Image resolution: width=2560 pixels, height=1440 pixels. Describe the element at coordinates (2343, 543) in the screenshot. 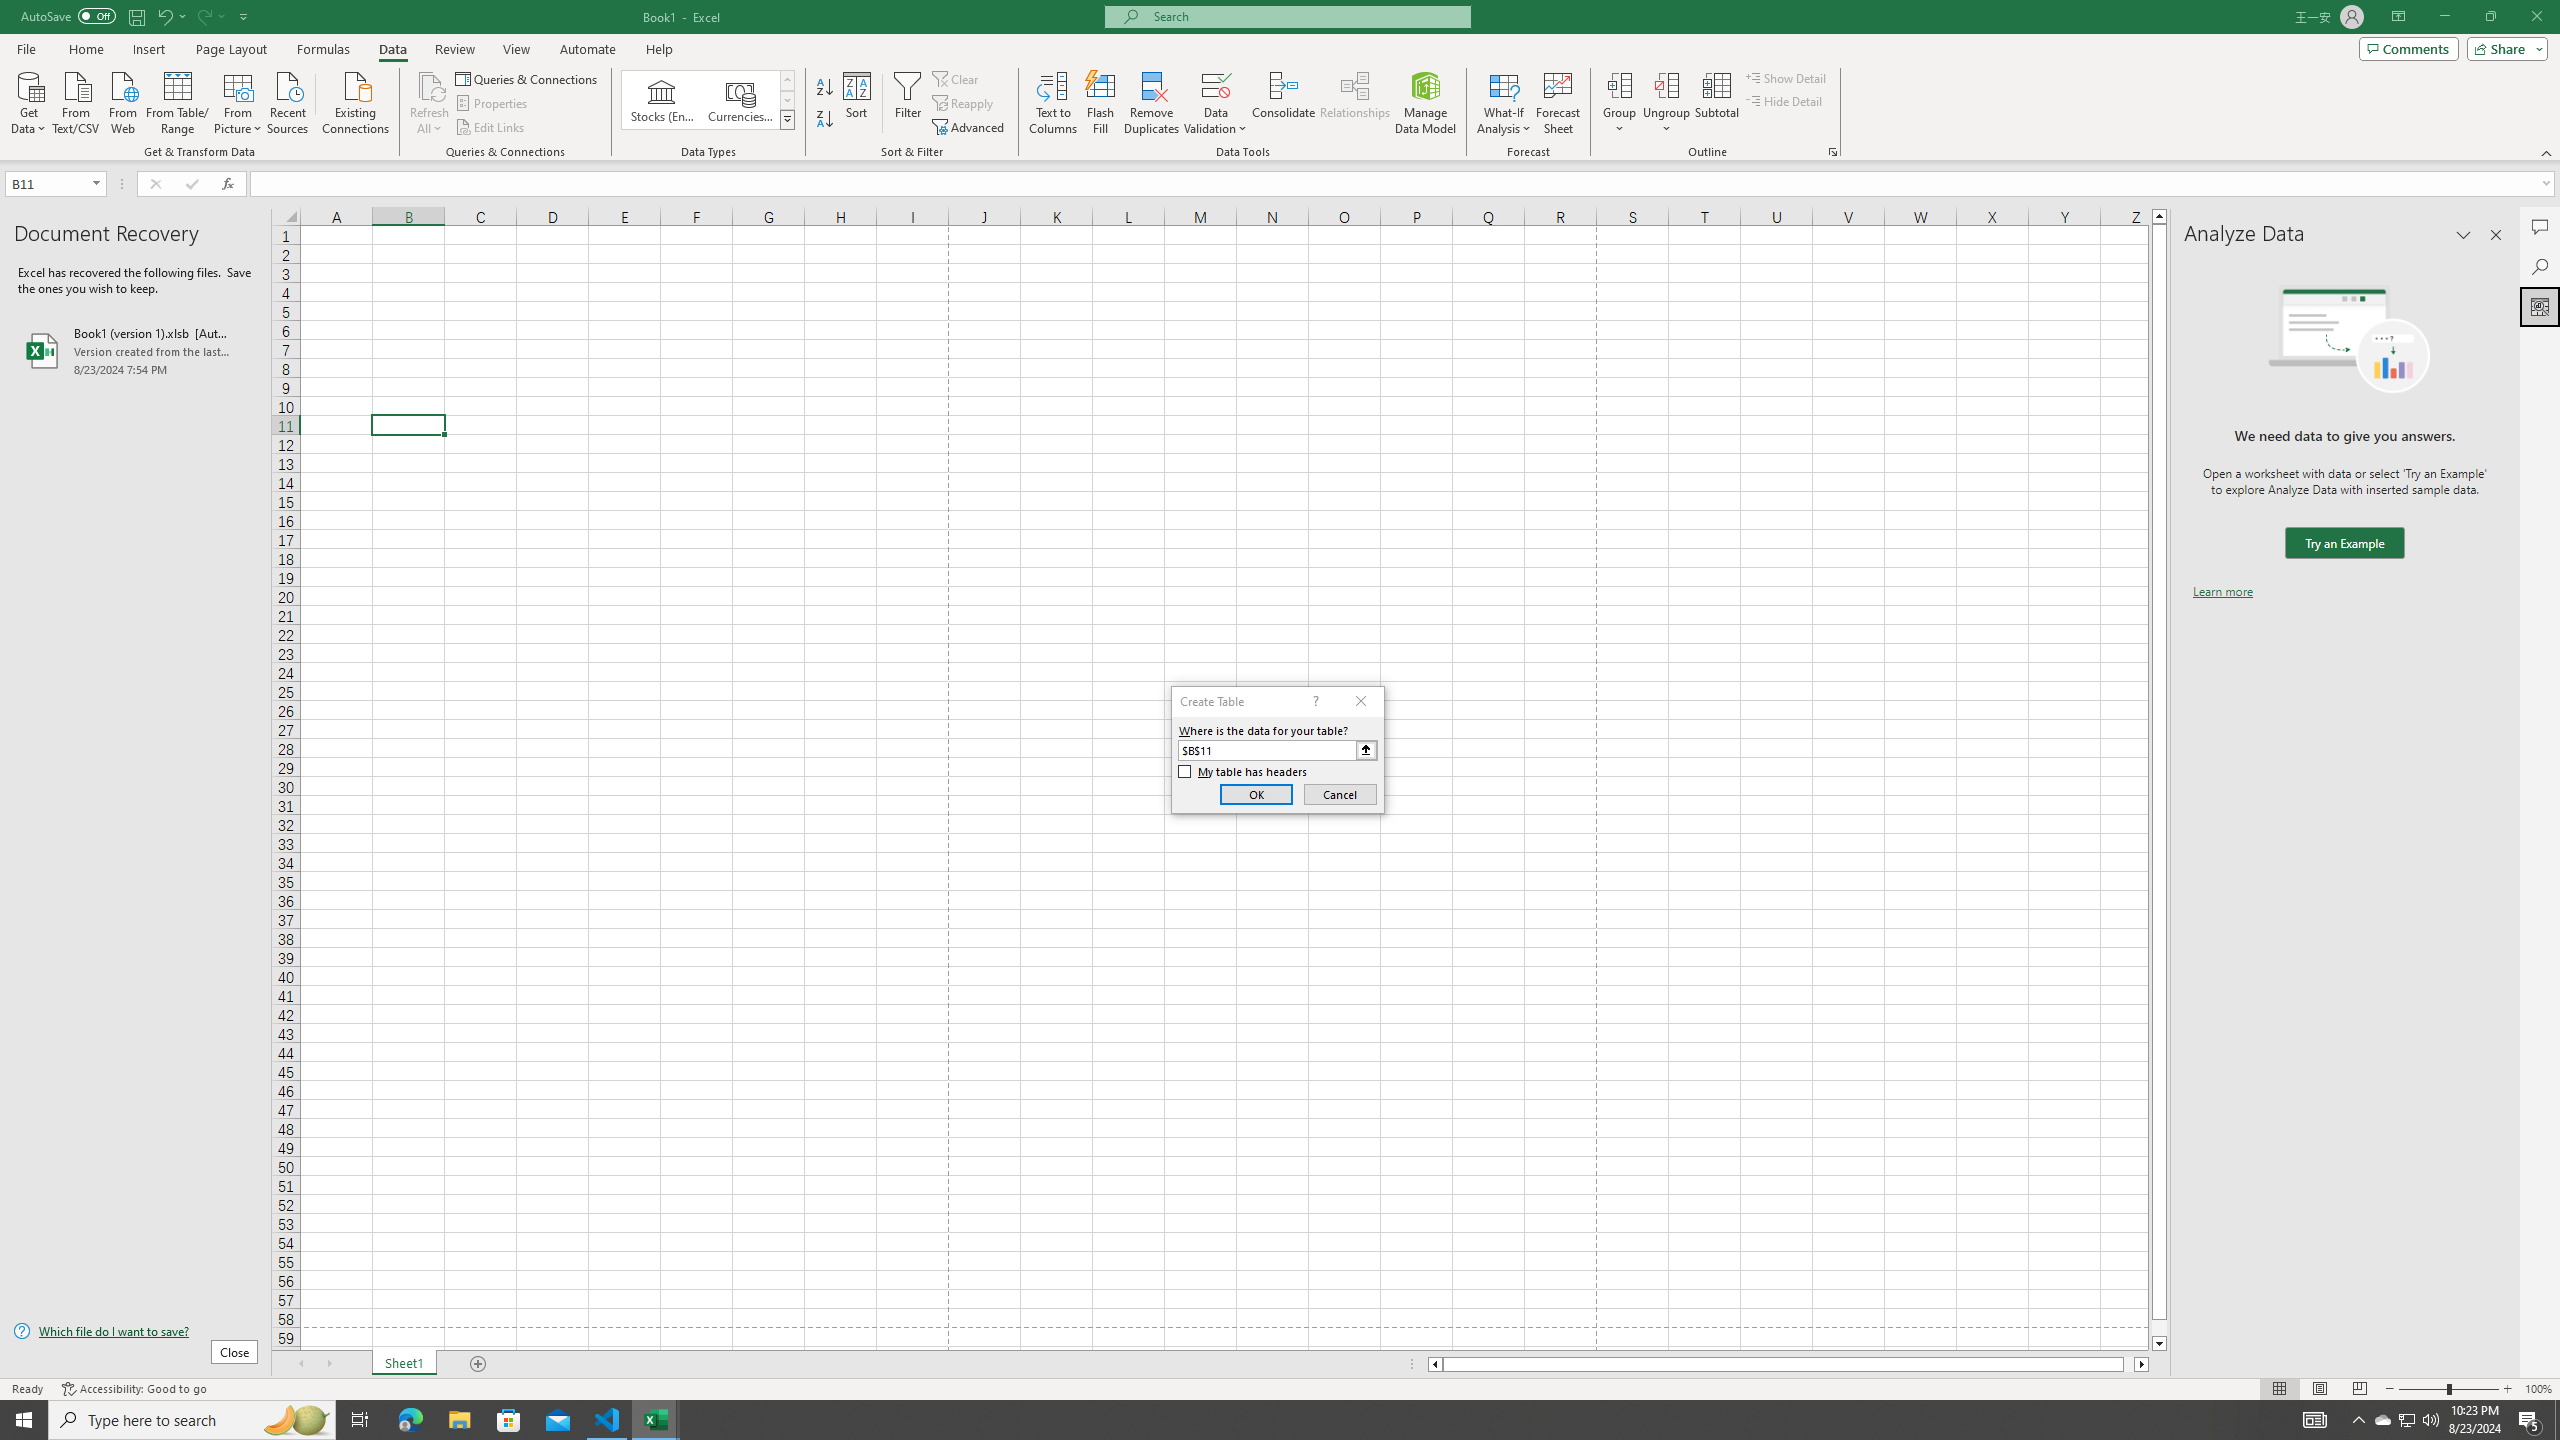

I see `'We need data to give you answers. Try an Example'` at that location.